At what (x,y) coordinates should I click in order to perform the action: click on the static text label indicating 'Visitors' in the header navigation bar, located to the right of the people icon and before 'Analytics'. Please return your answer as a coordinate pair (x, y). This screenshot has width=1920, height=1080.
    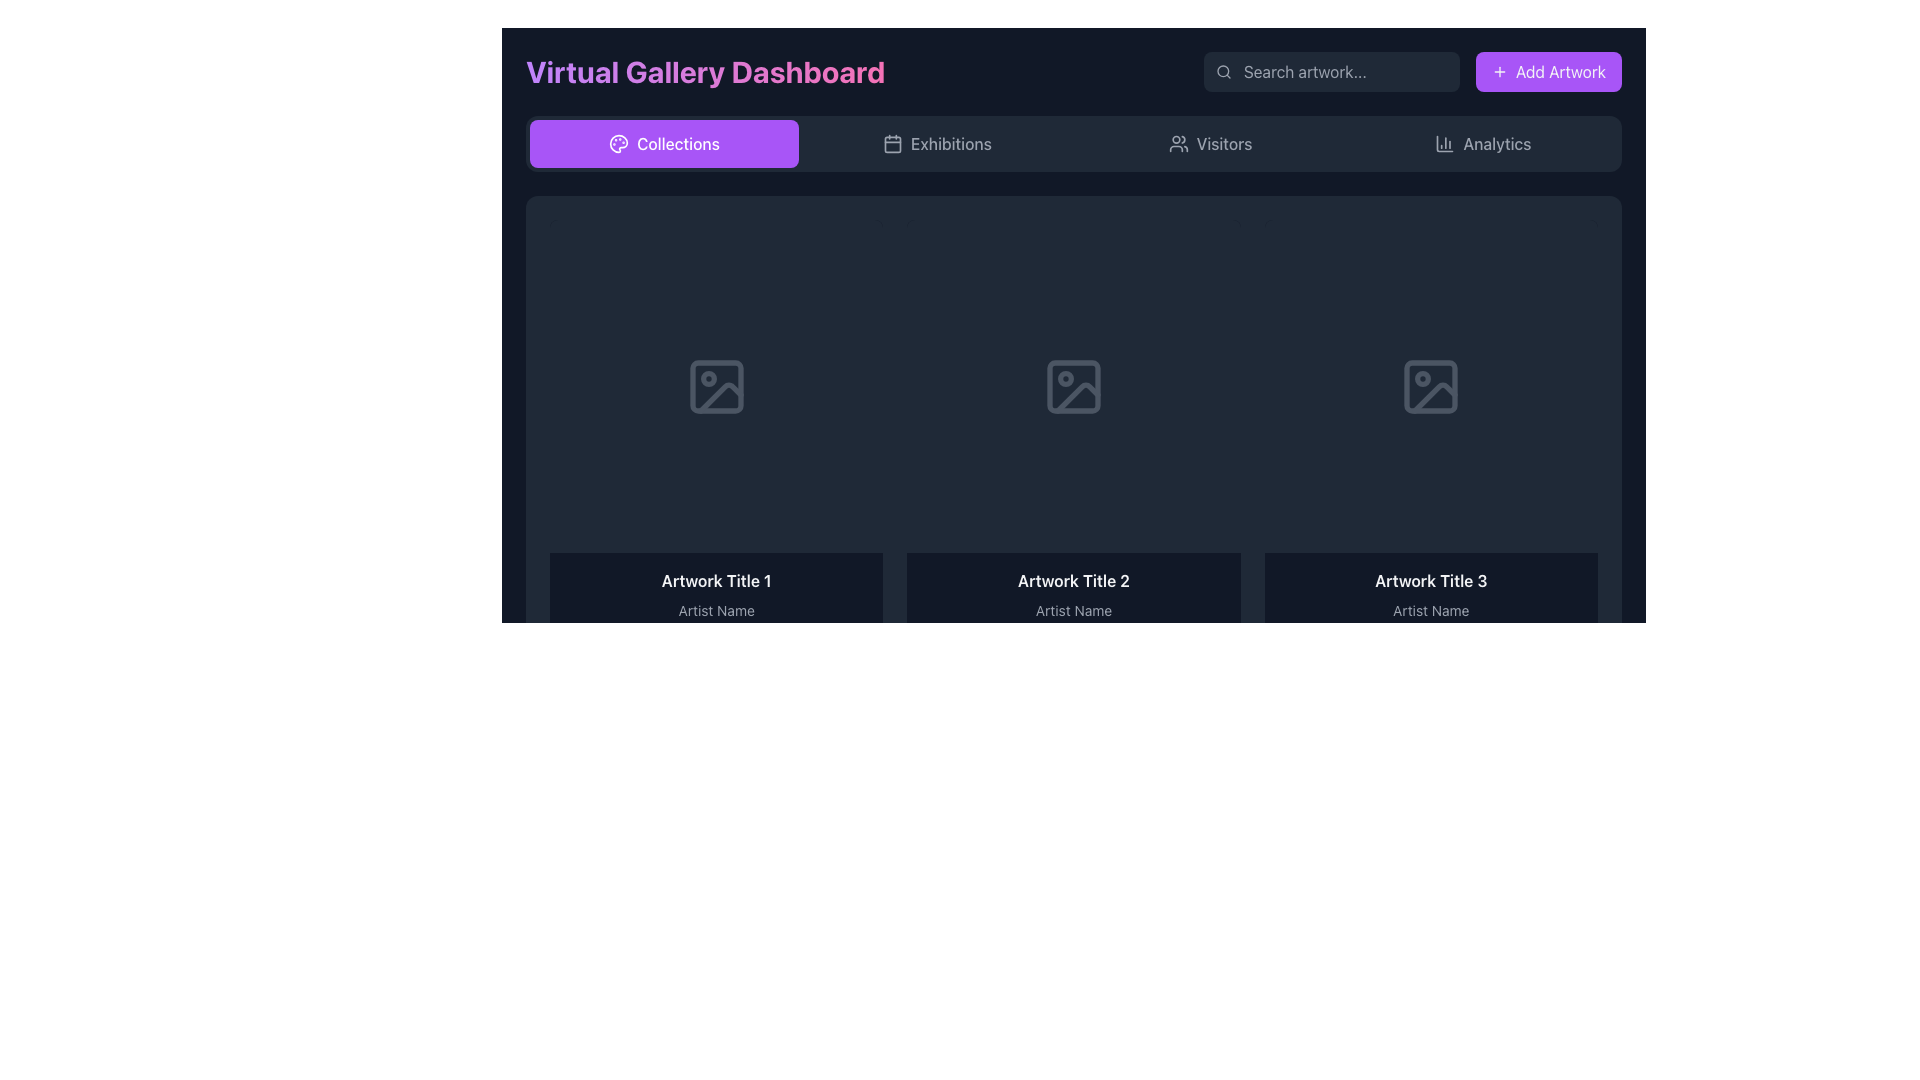
    Looking at the image, I should click on (1223, 142).